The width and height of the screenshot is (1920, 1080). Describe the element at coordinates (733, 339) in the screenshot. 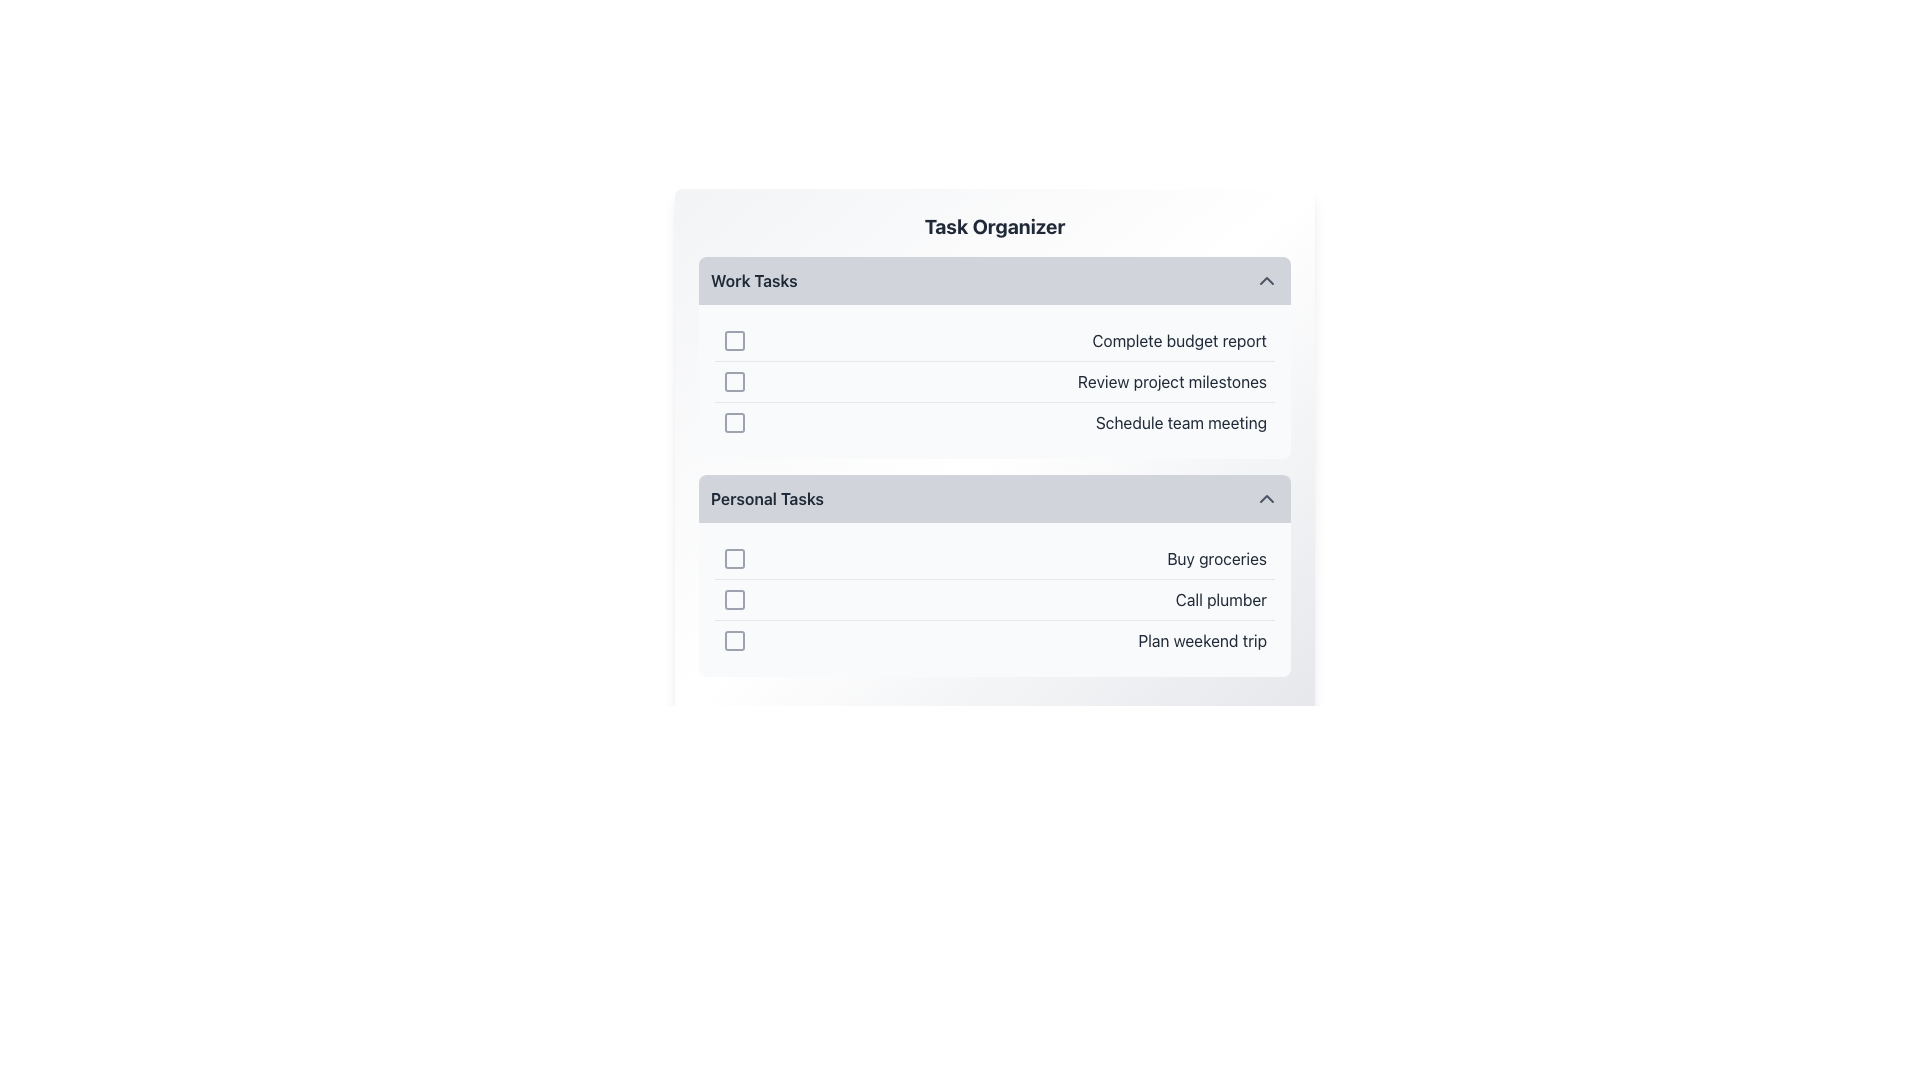

I see `the first checkbox` at that location.